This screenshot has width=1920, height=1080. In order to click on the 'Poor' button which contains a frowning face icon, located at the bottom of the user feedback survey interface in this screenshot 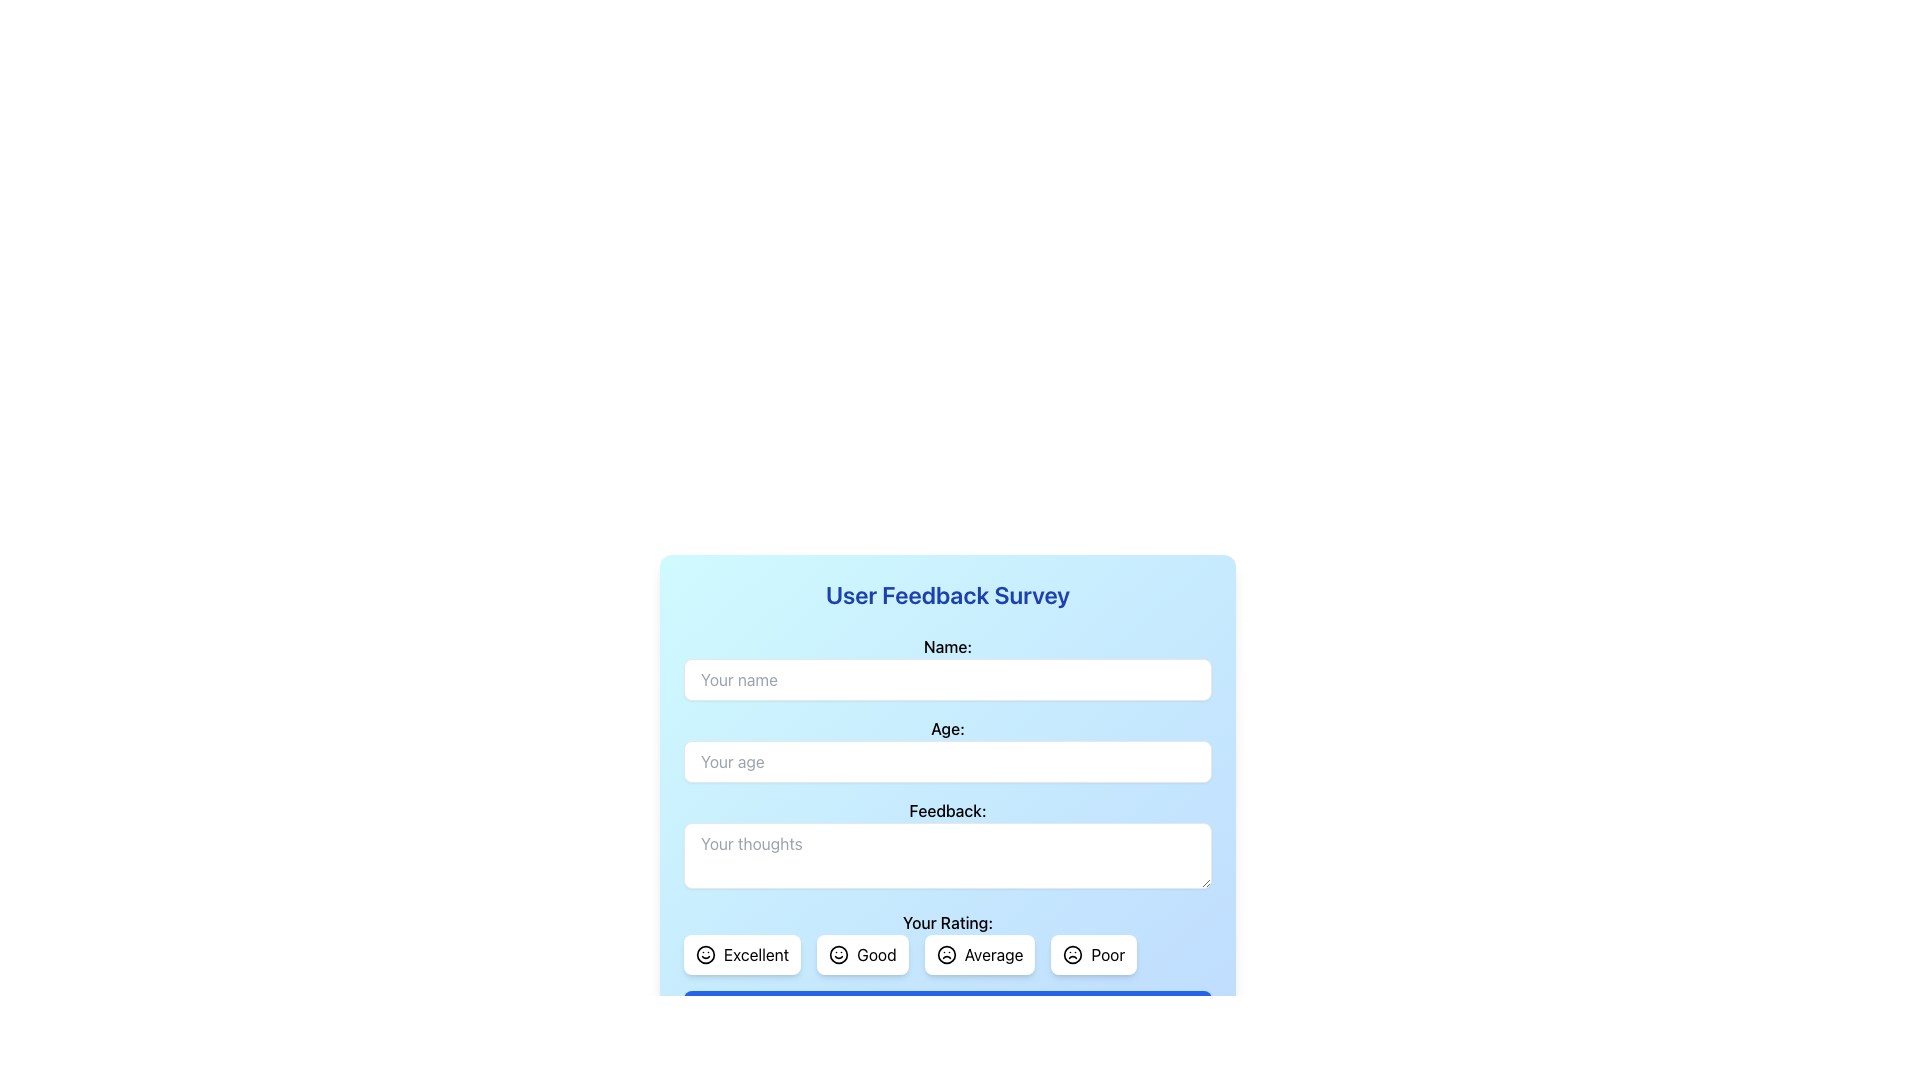, I will do `click(1072, 954)`.